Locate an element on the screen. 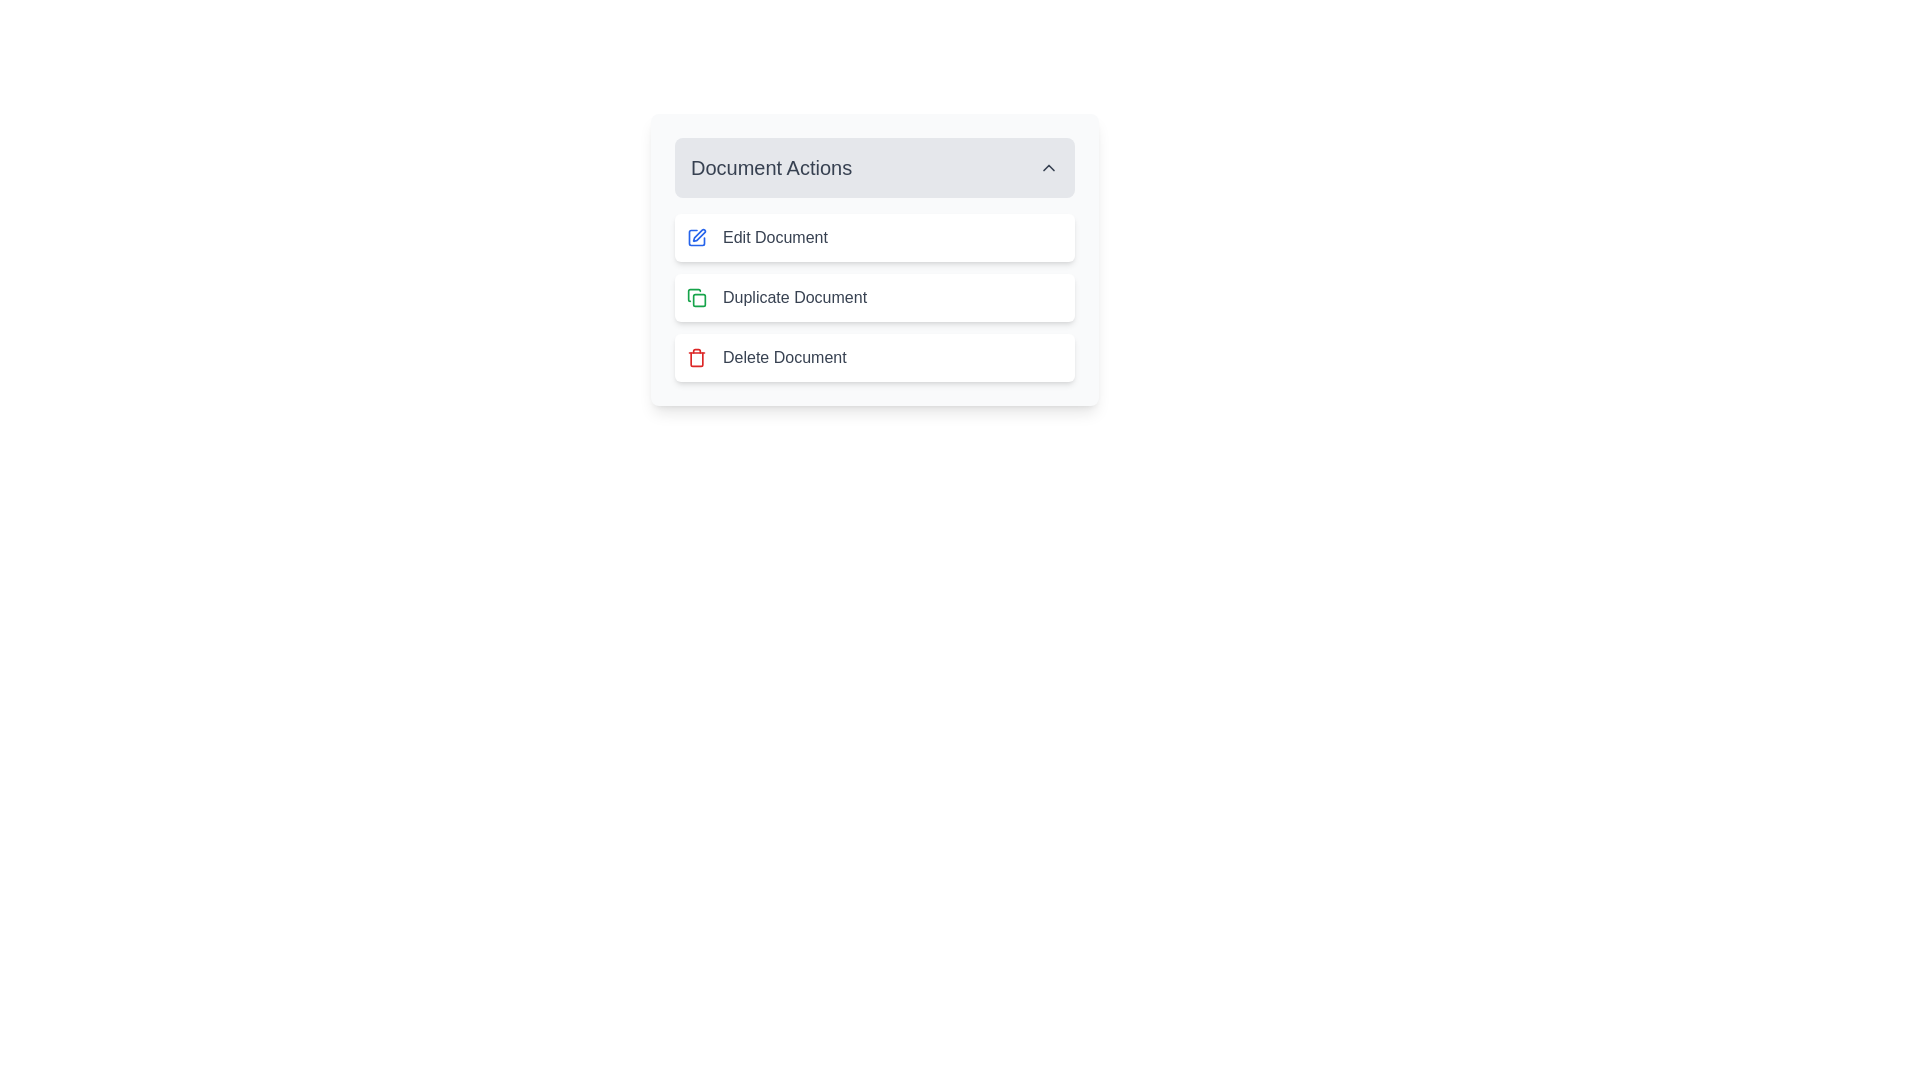  the 'Edit Document' text label in the 'Document Actions' menu, which is styled in gray with a medium-weight sans-serif font and located next to a blue pen icon is located at coordinates (774, 237).